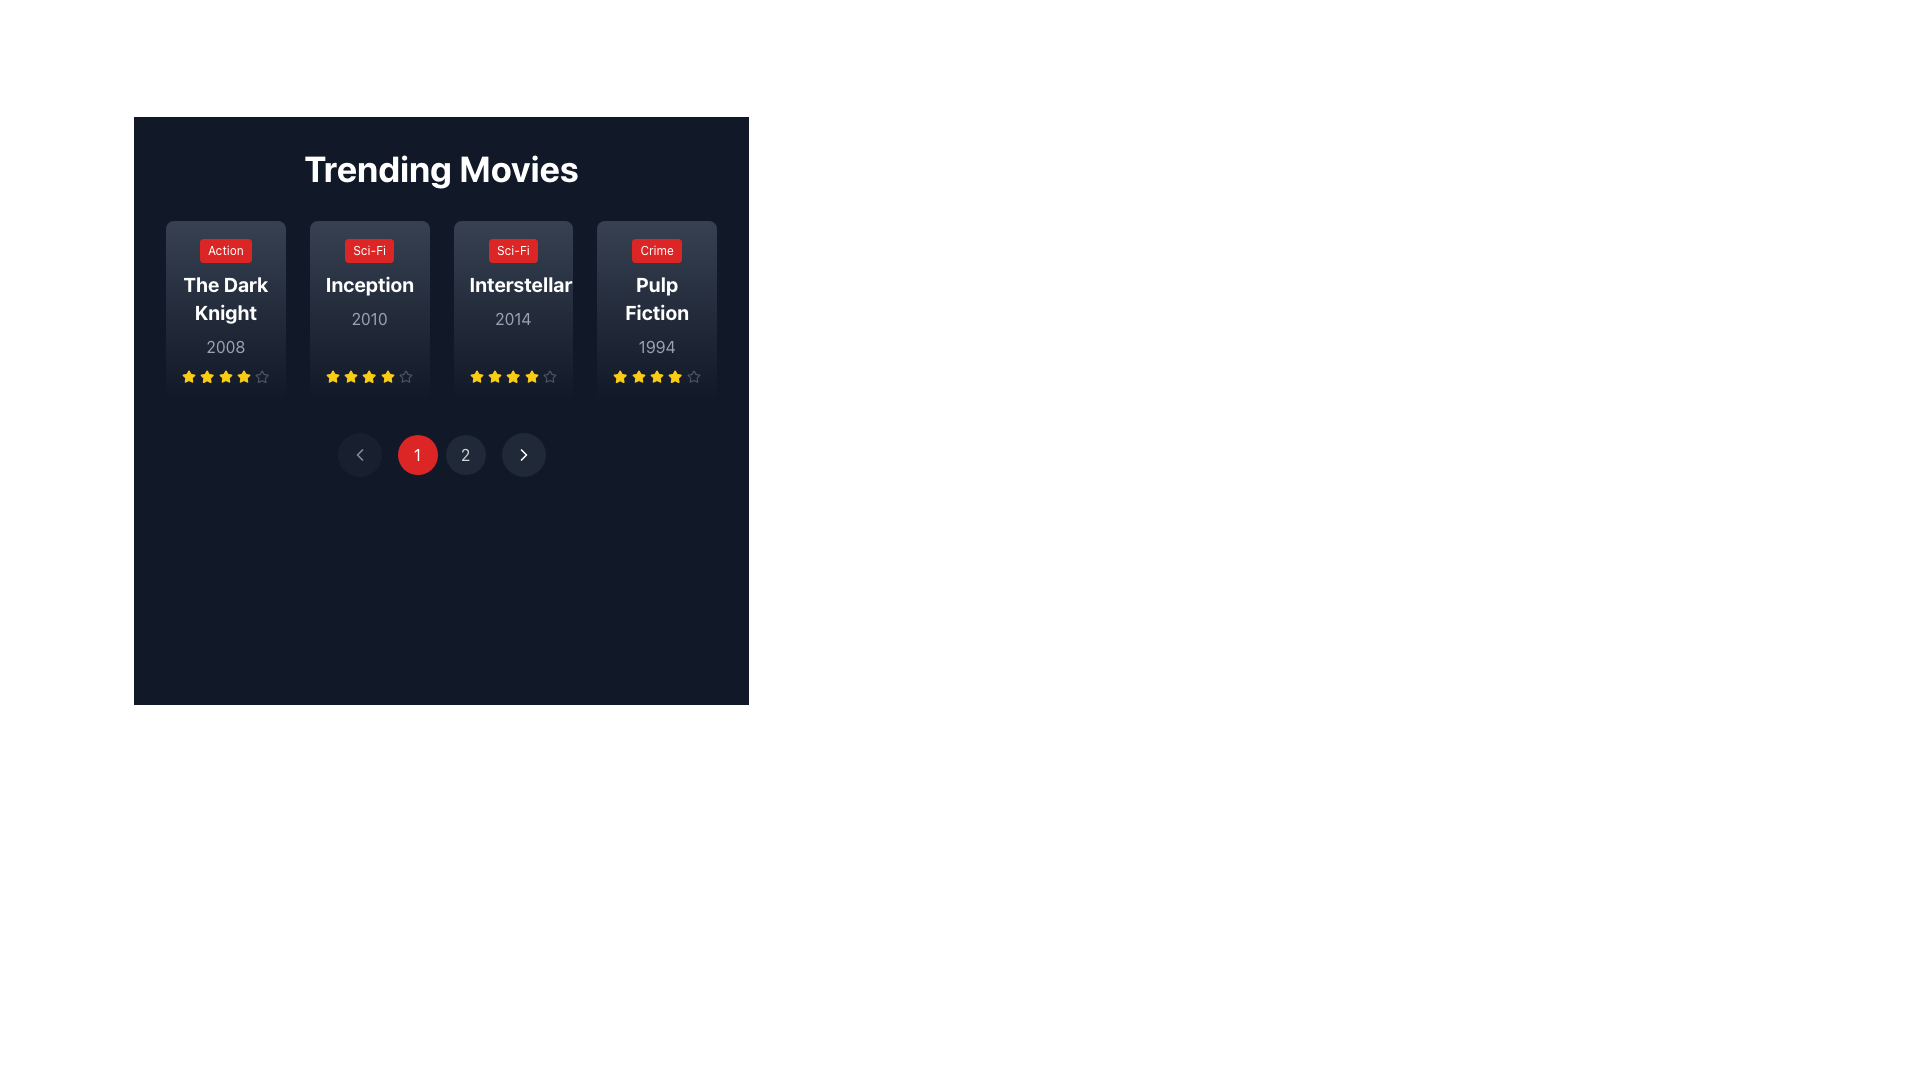  What do you see at coordinates (657, 299) in the screenshot?
I see `the movie title text label located centrally below the 'Crime' tag and above the year '1994'` at bounding box center [657, 299].